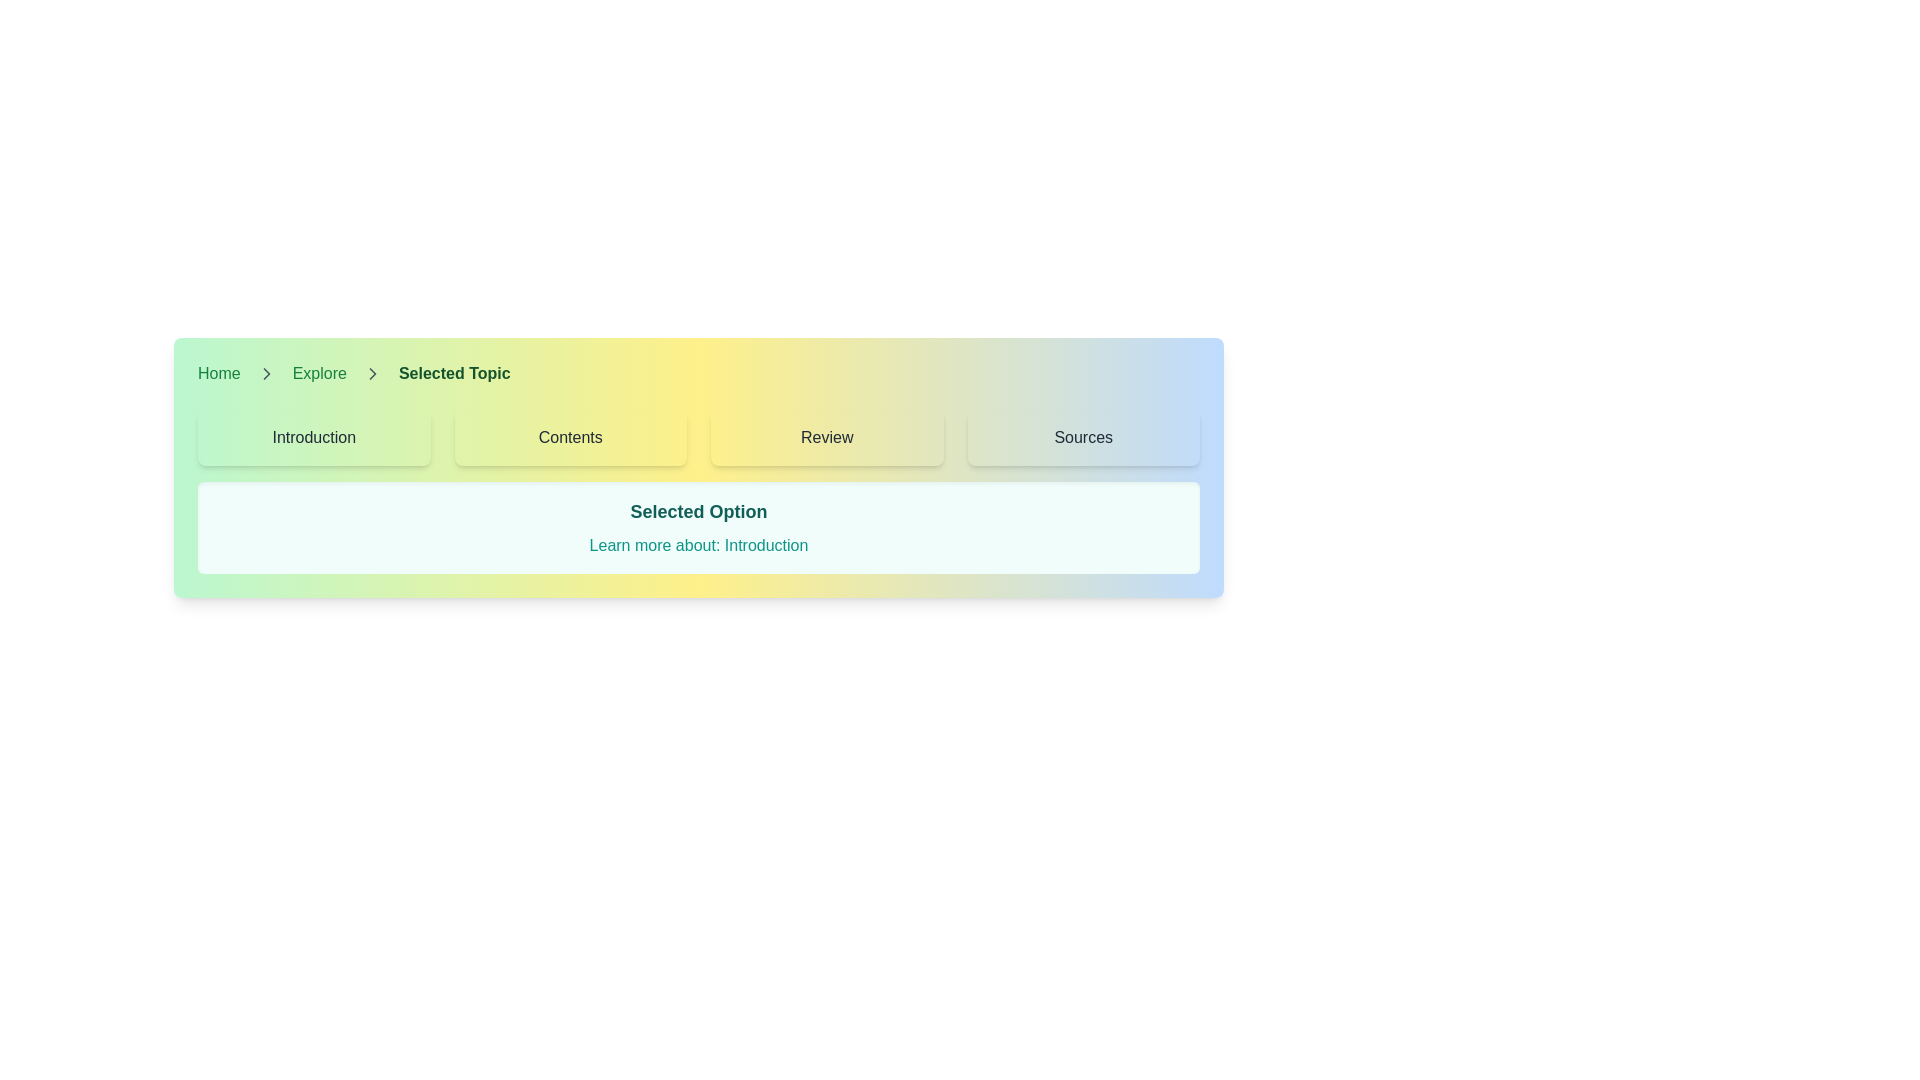 Image resolution: width=1920 pixels, height=1080 pixels. What do you see at coordinates (372, 374) in the screenshot?
I see `the right-facing chevron arrow icon located in the navigation breadcrumb bar, positioned between the 'Explore' and 'Selected Topic' text elements` at bounding box center [372, 374].